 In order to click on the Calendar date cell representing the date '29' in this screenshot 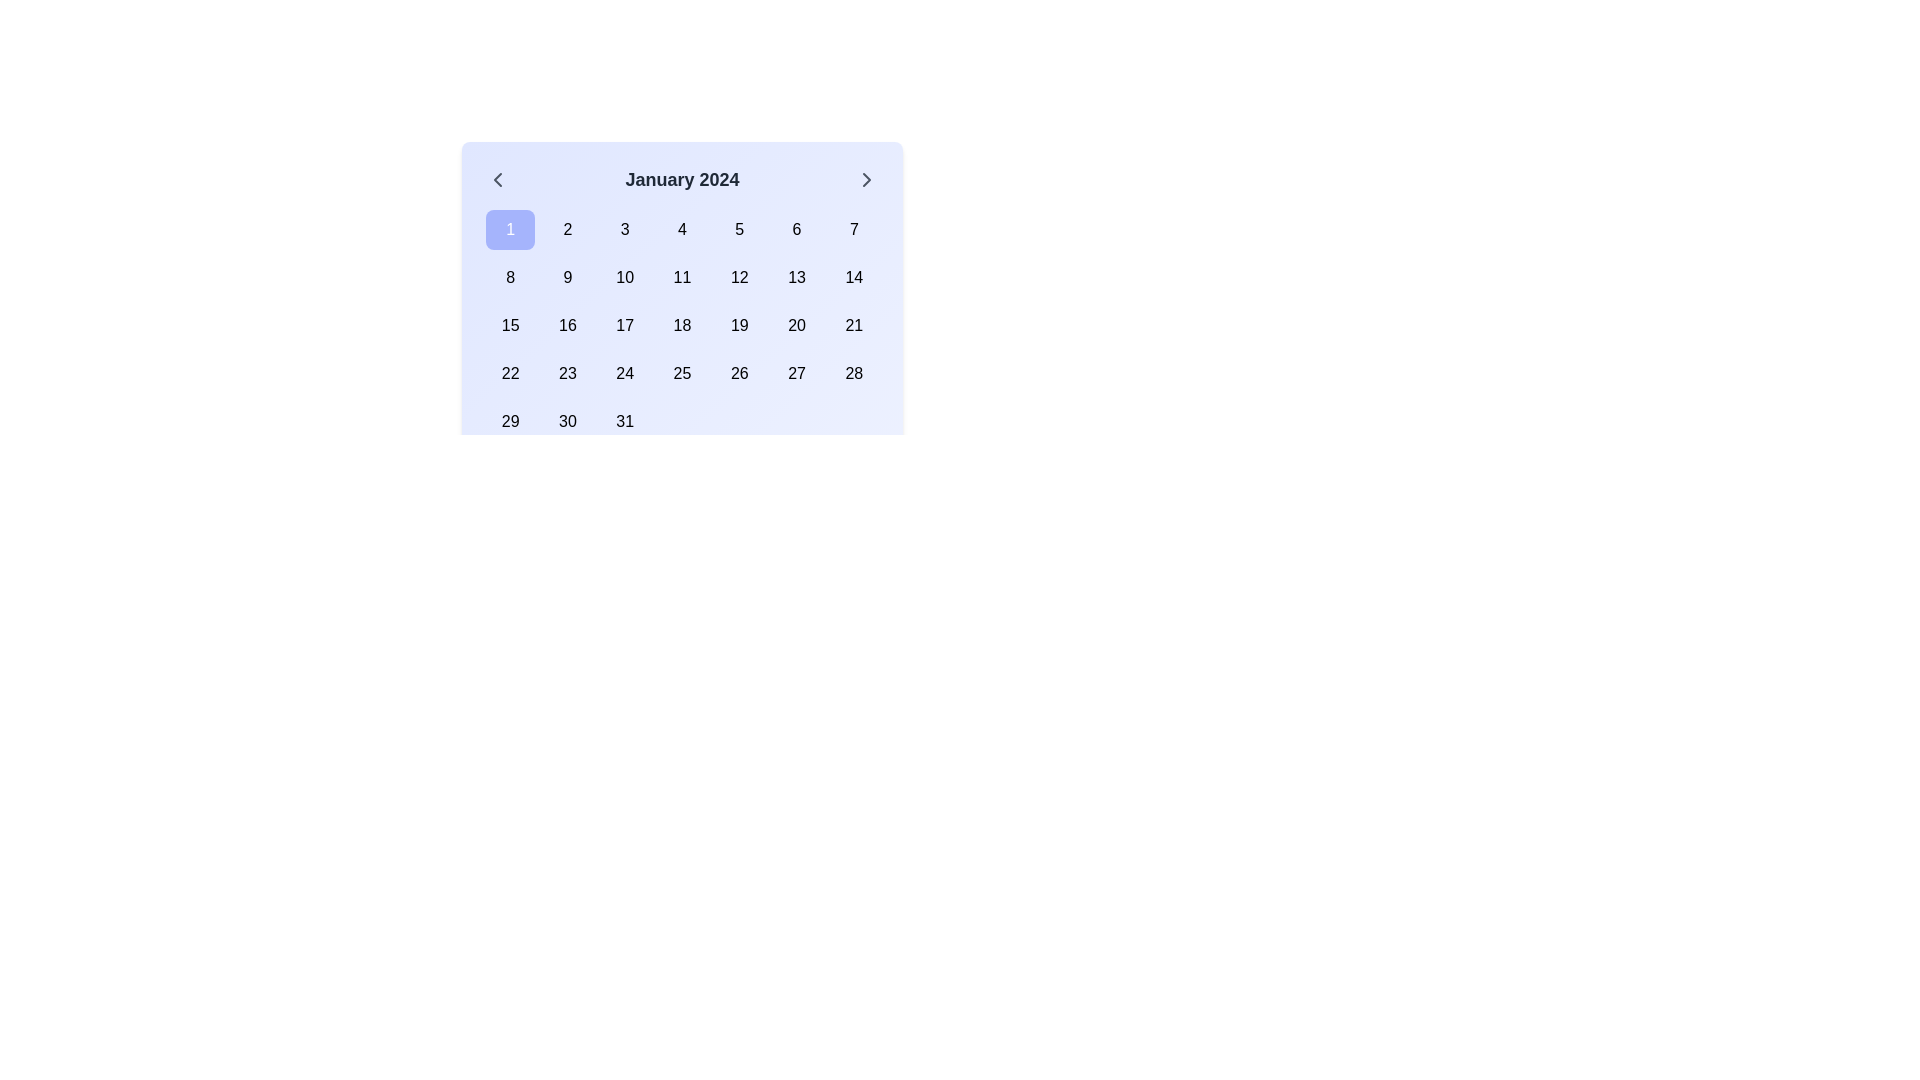, I will do `click(510, 420)`.